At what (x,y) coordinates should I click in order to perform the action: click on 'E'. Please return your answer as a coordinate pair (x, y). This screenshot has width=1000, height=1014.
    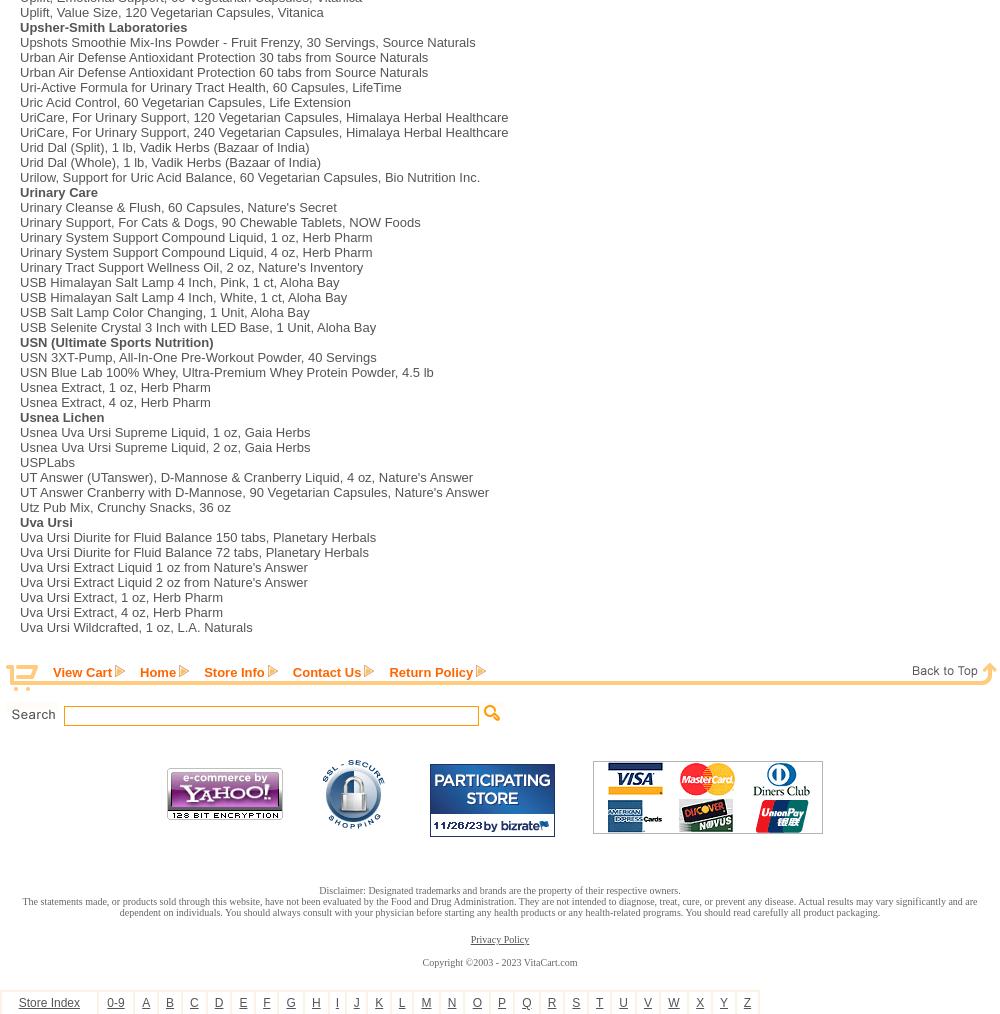
    Looking at the image, I should click on (238, 1003).